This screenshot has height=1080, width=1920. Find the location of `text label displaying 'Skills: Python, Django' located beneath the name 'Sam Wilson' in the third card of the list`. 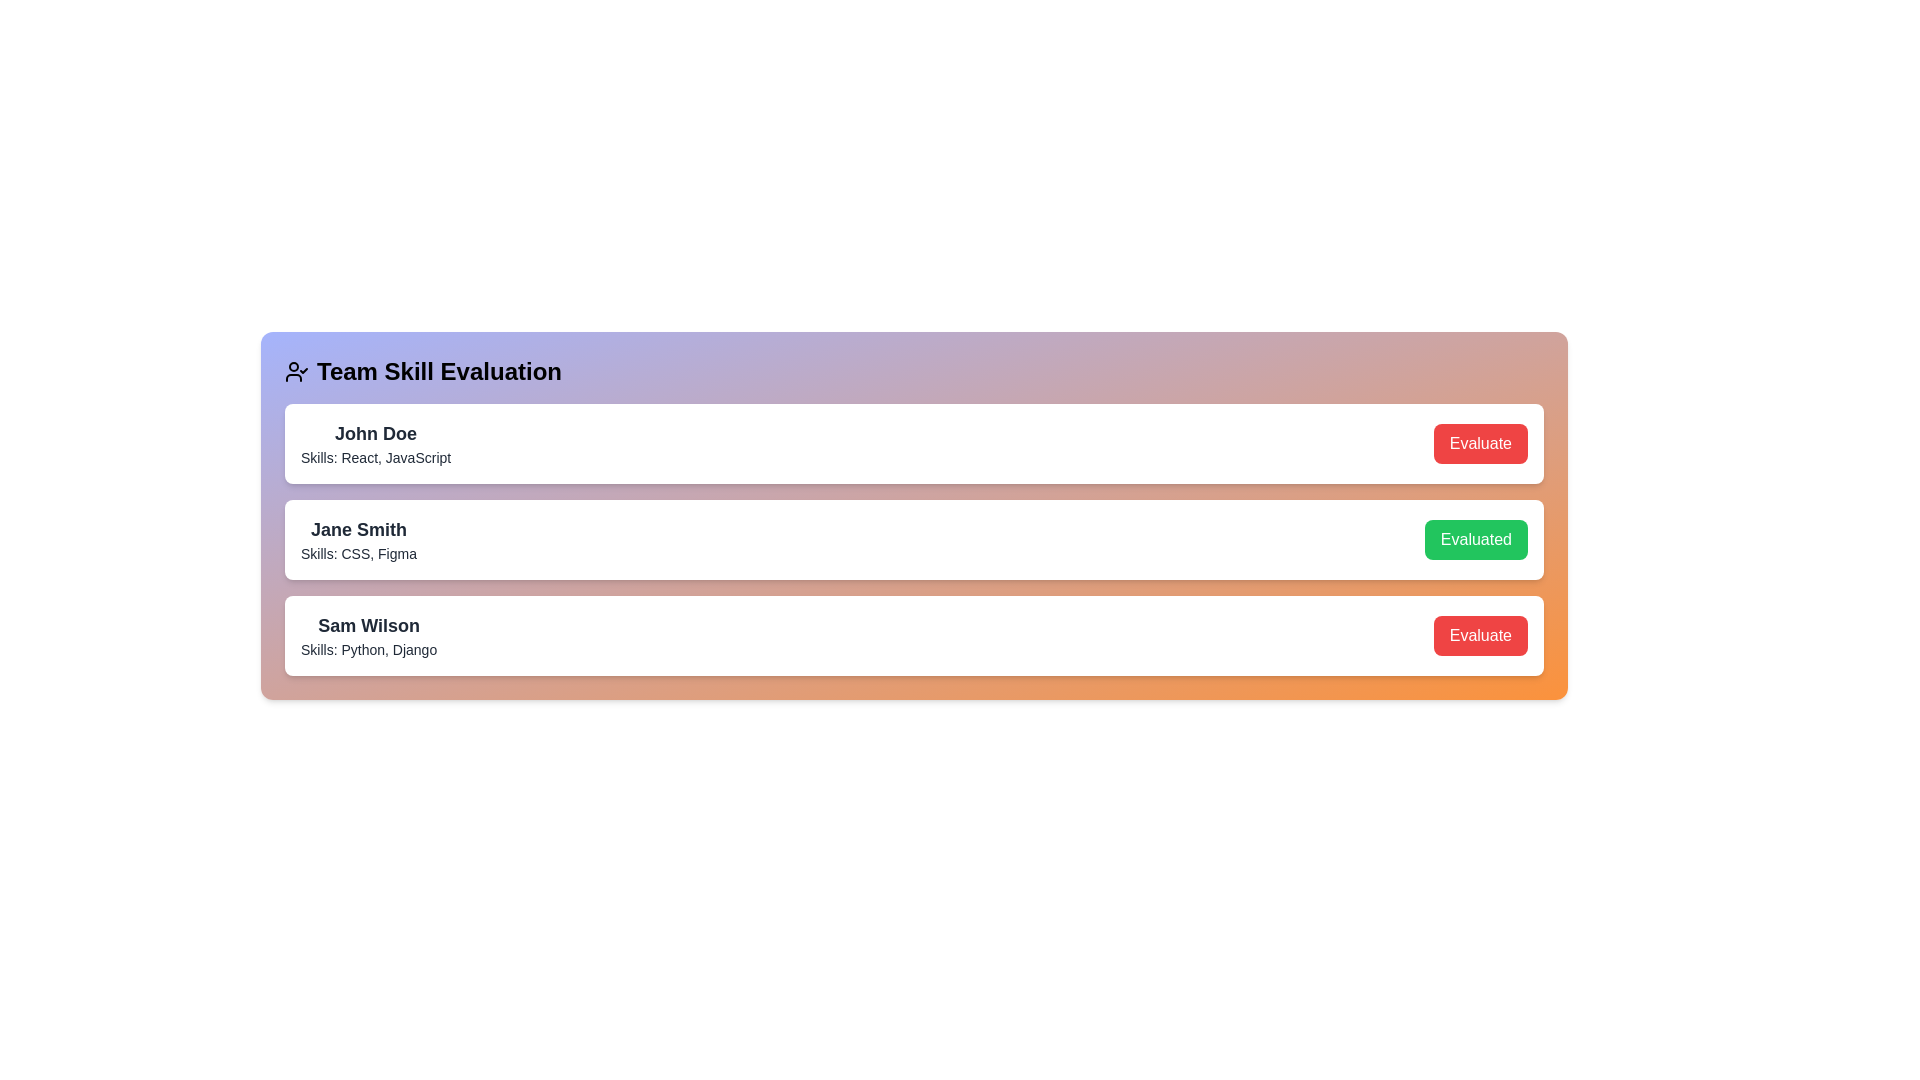

text label displaying 'Skills: Python, Django' located beneath the name 'Sam Wilson' in the third card of the list is located at coordinates (369, 650).